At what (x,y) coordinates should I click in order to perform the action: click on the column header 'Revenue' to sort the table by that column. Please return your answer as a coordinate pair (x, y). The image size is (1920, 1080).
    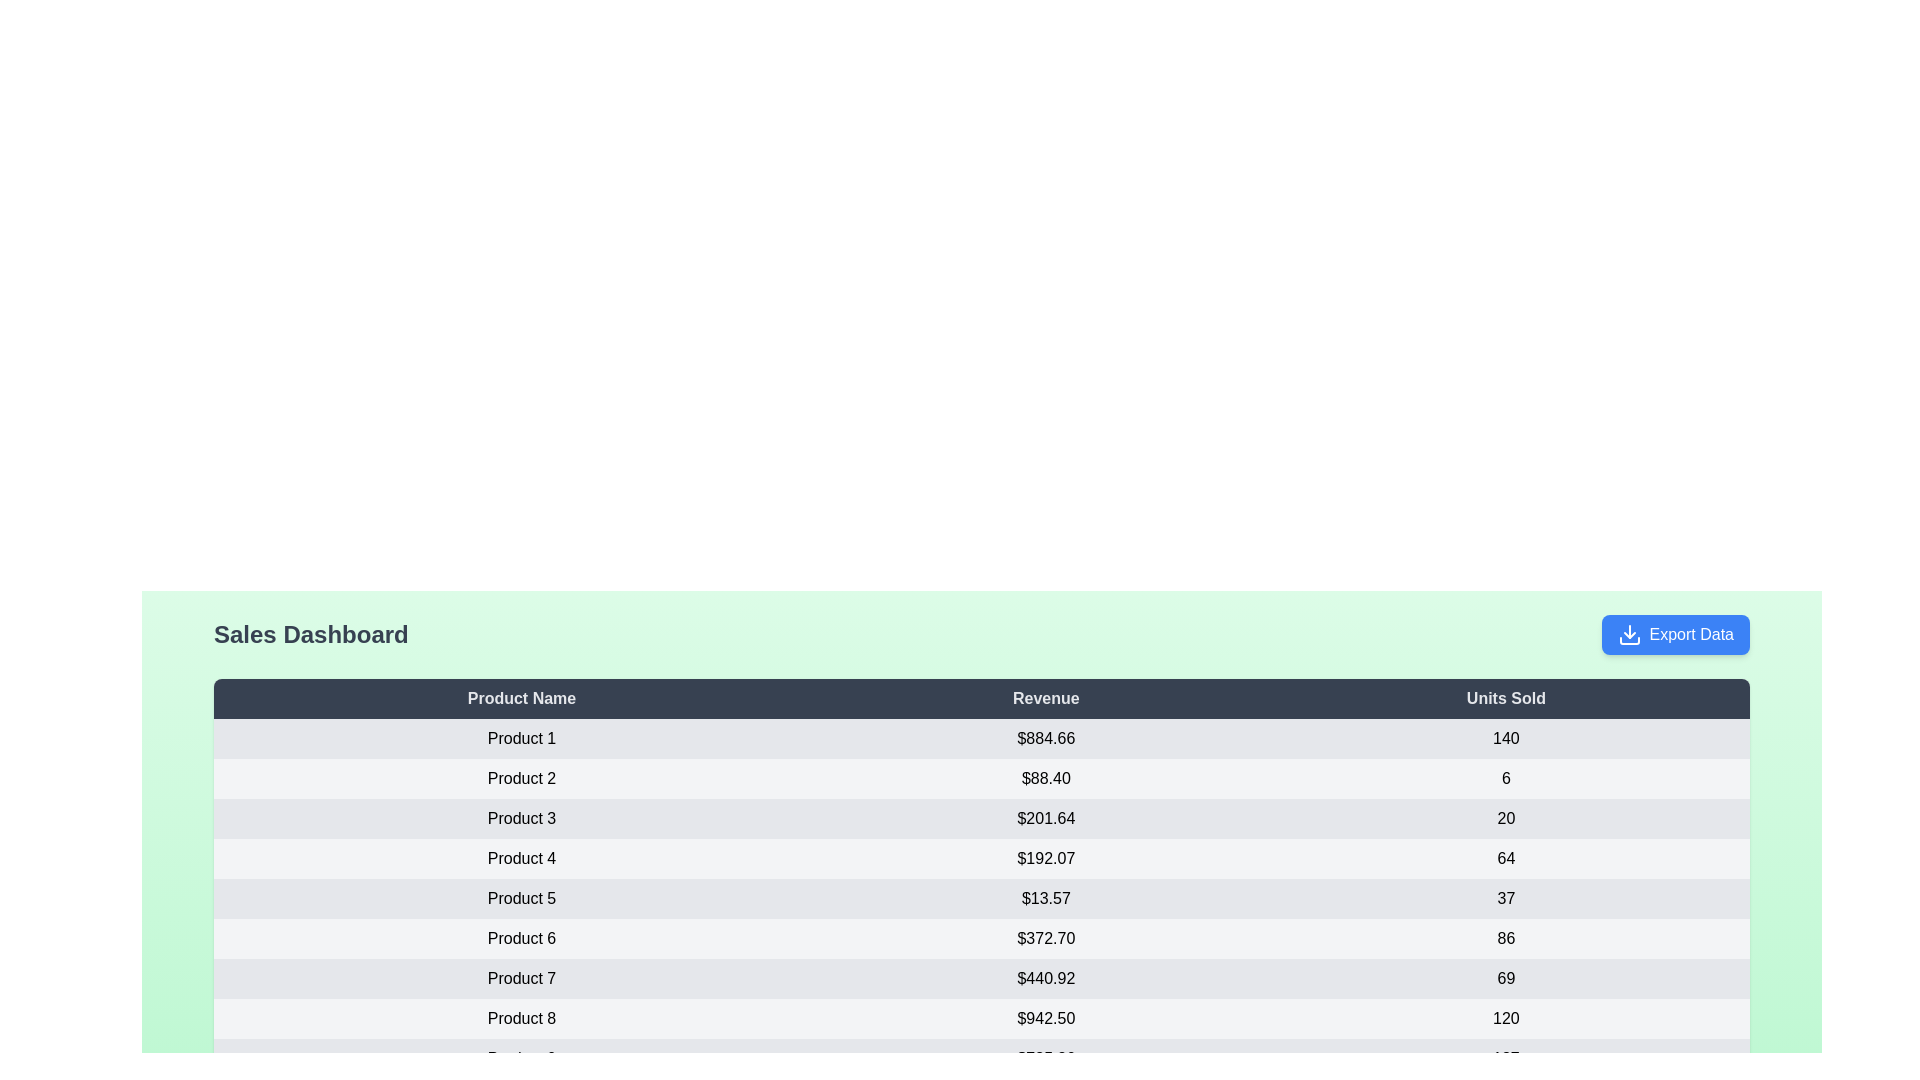
    Looking at the image, I should click on (1045, 697).